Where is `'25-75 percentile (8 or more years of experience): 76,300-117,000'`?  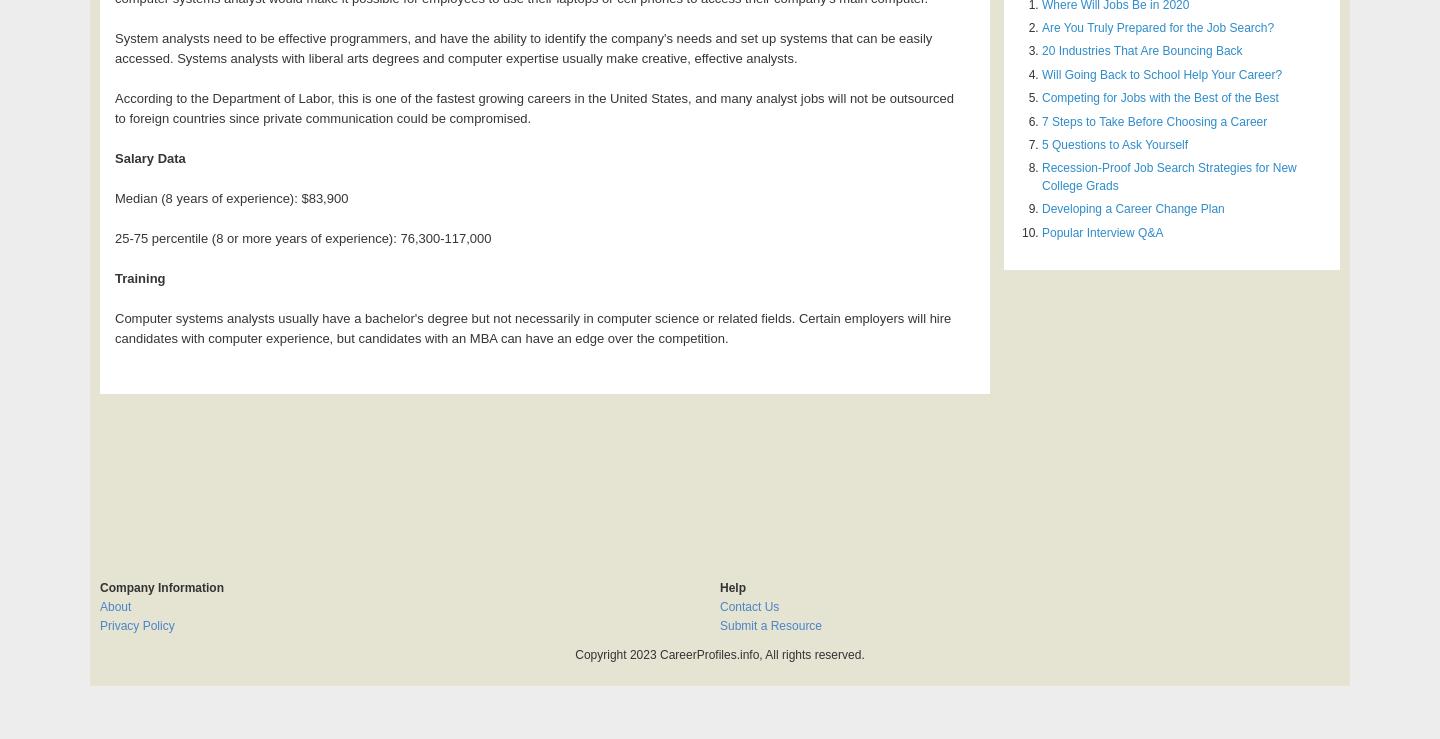
'25-75 percentile (8 or more years of experience): 76,300-117,000' is located at coordinates (115, 238).